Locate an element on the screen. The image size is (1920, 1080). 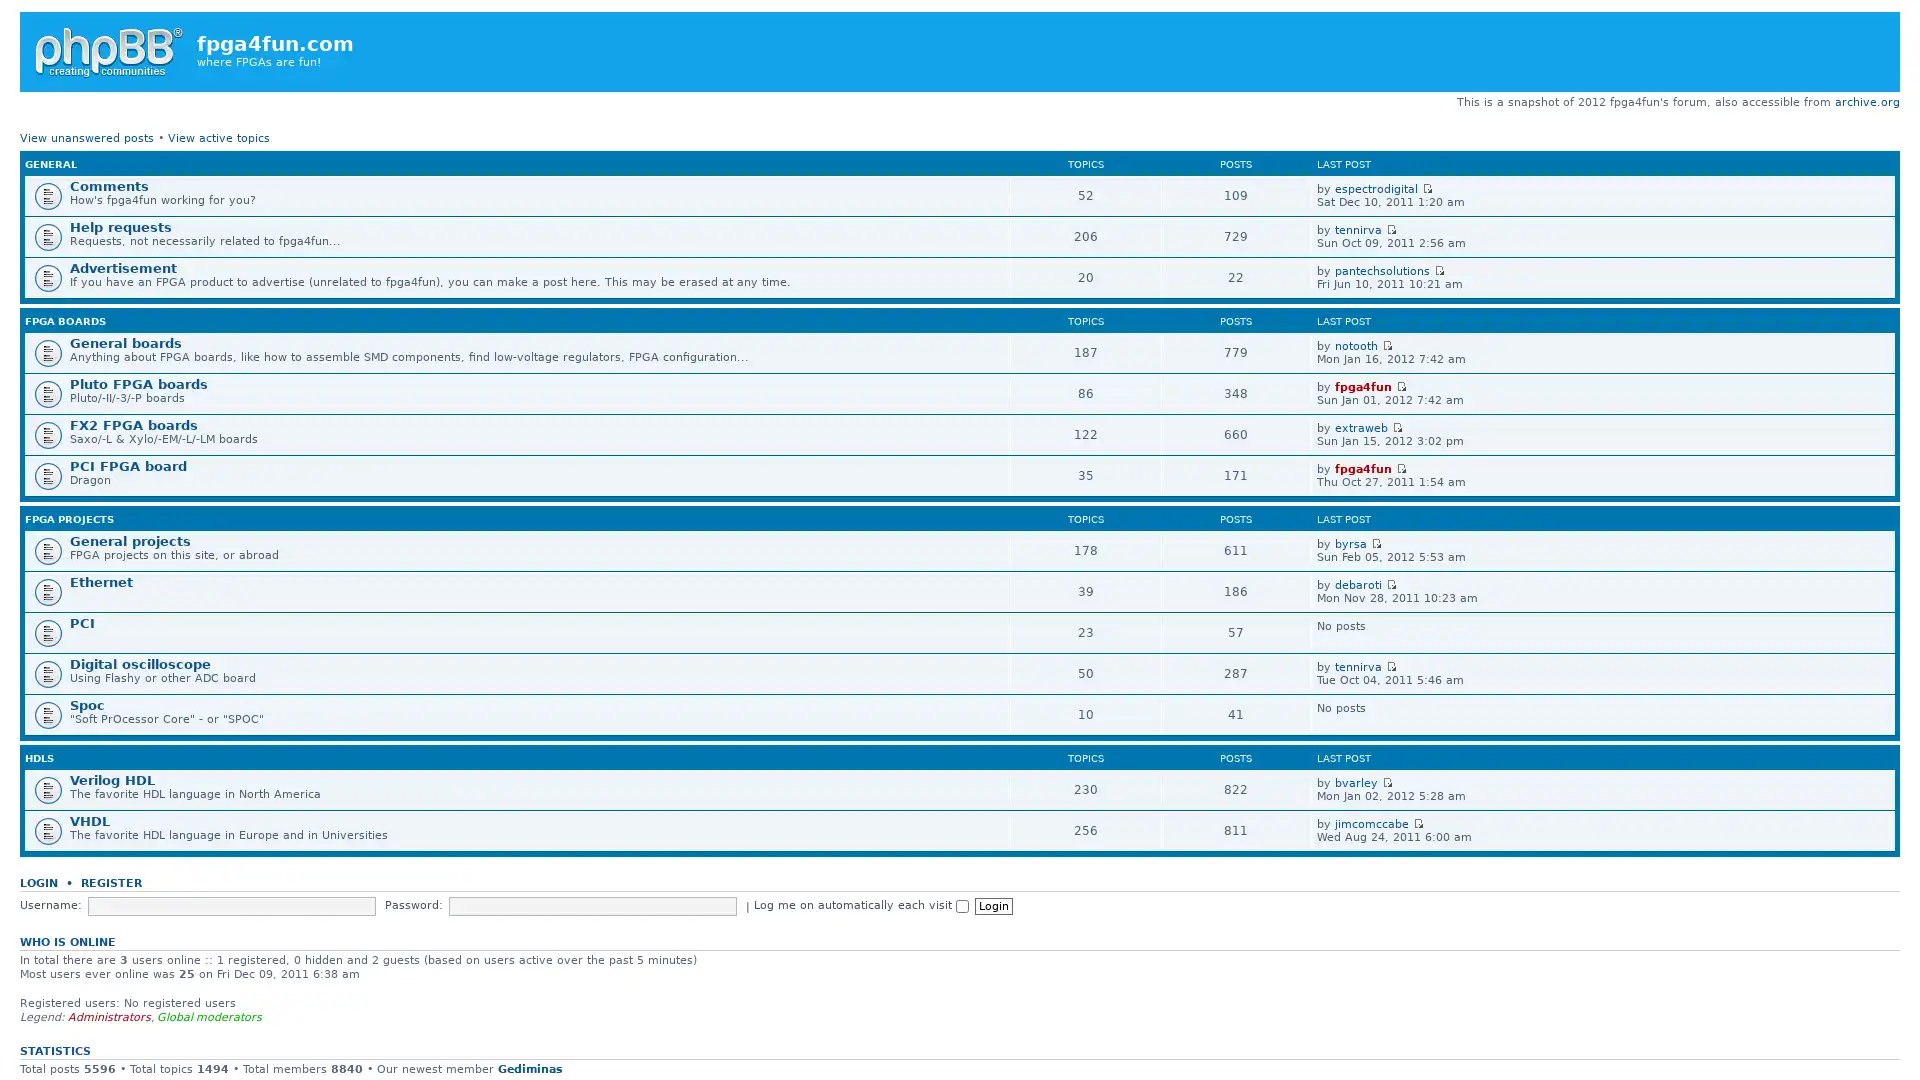
Login is located at coordinates (993, 905).